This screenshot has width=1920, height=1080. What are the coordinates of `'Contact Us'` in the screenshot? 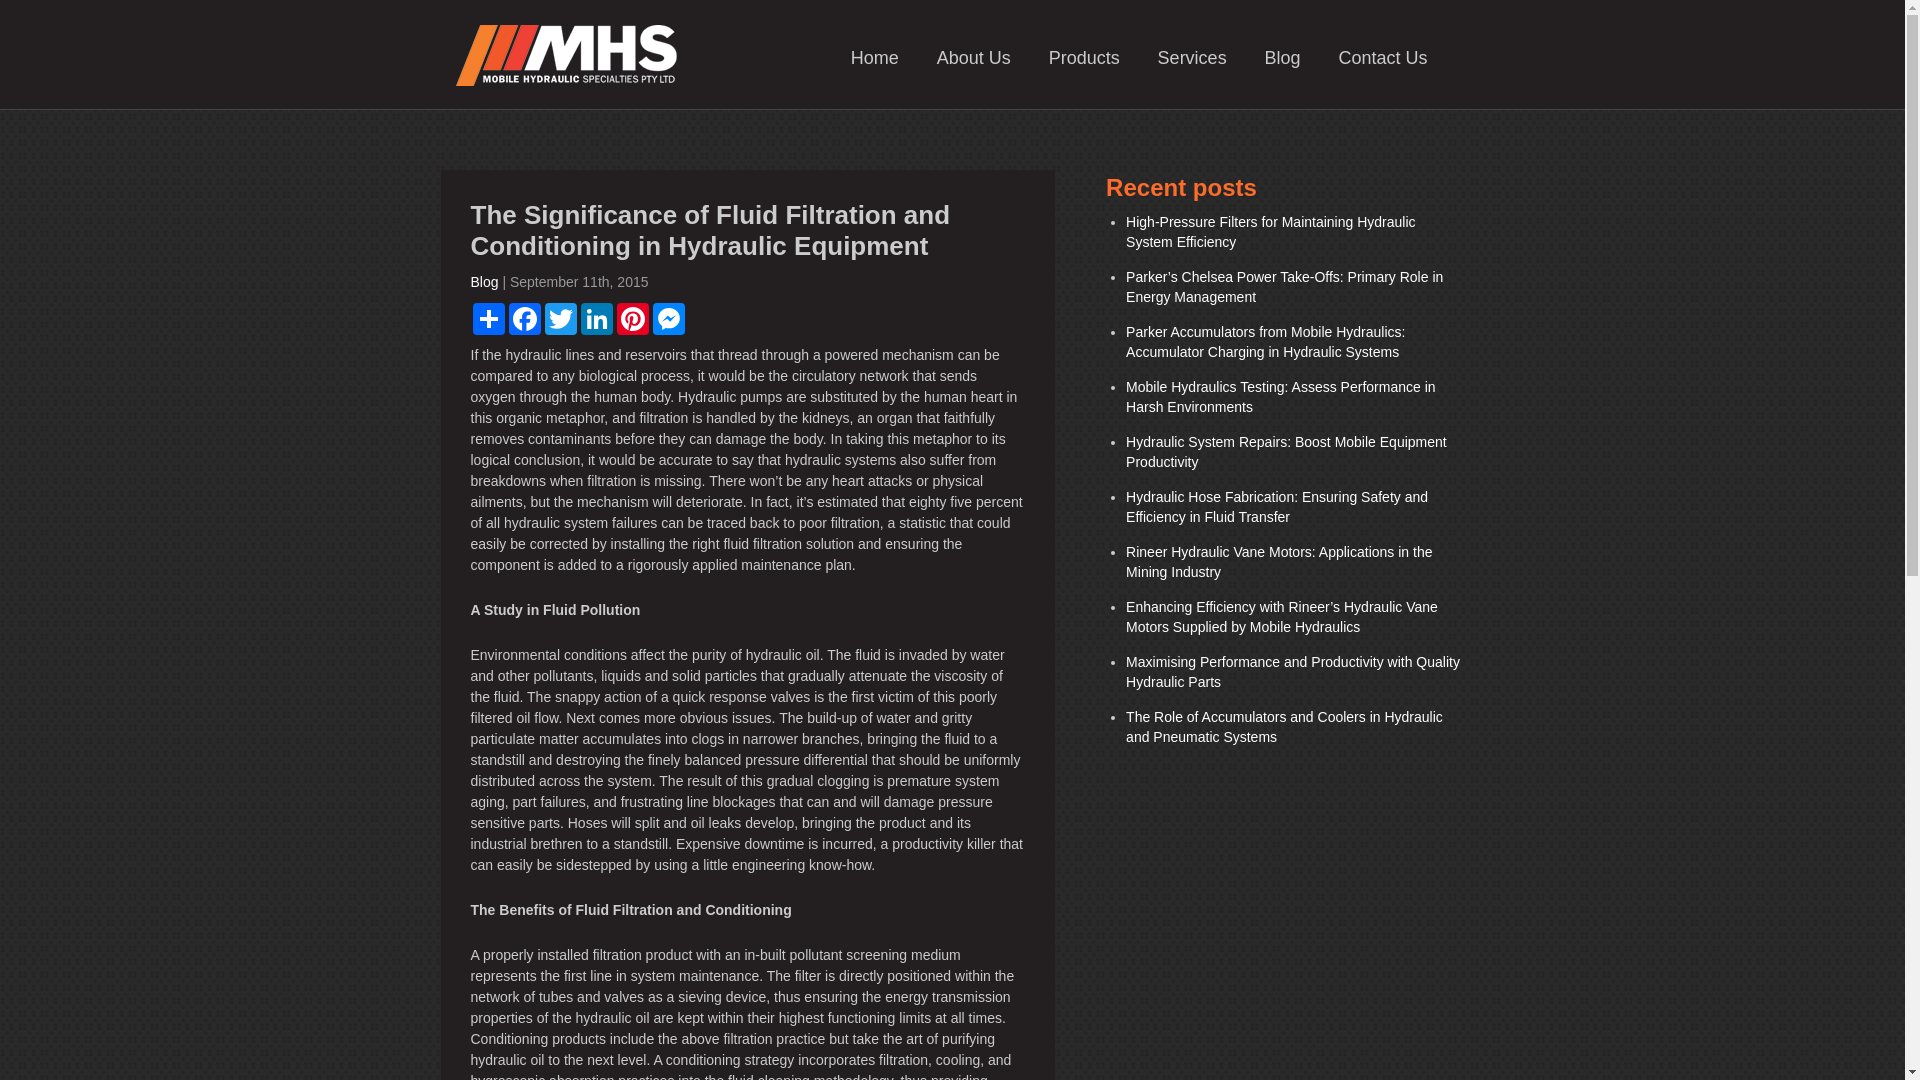 It's located at (1381, 56).